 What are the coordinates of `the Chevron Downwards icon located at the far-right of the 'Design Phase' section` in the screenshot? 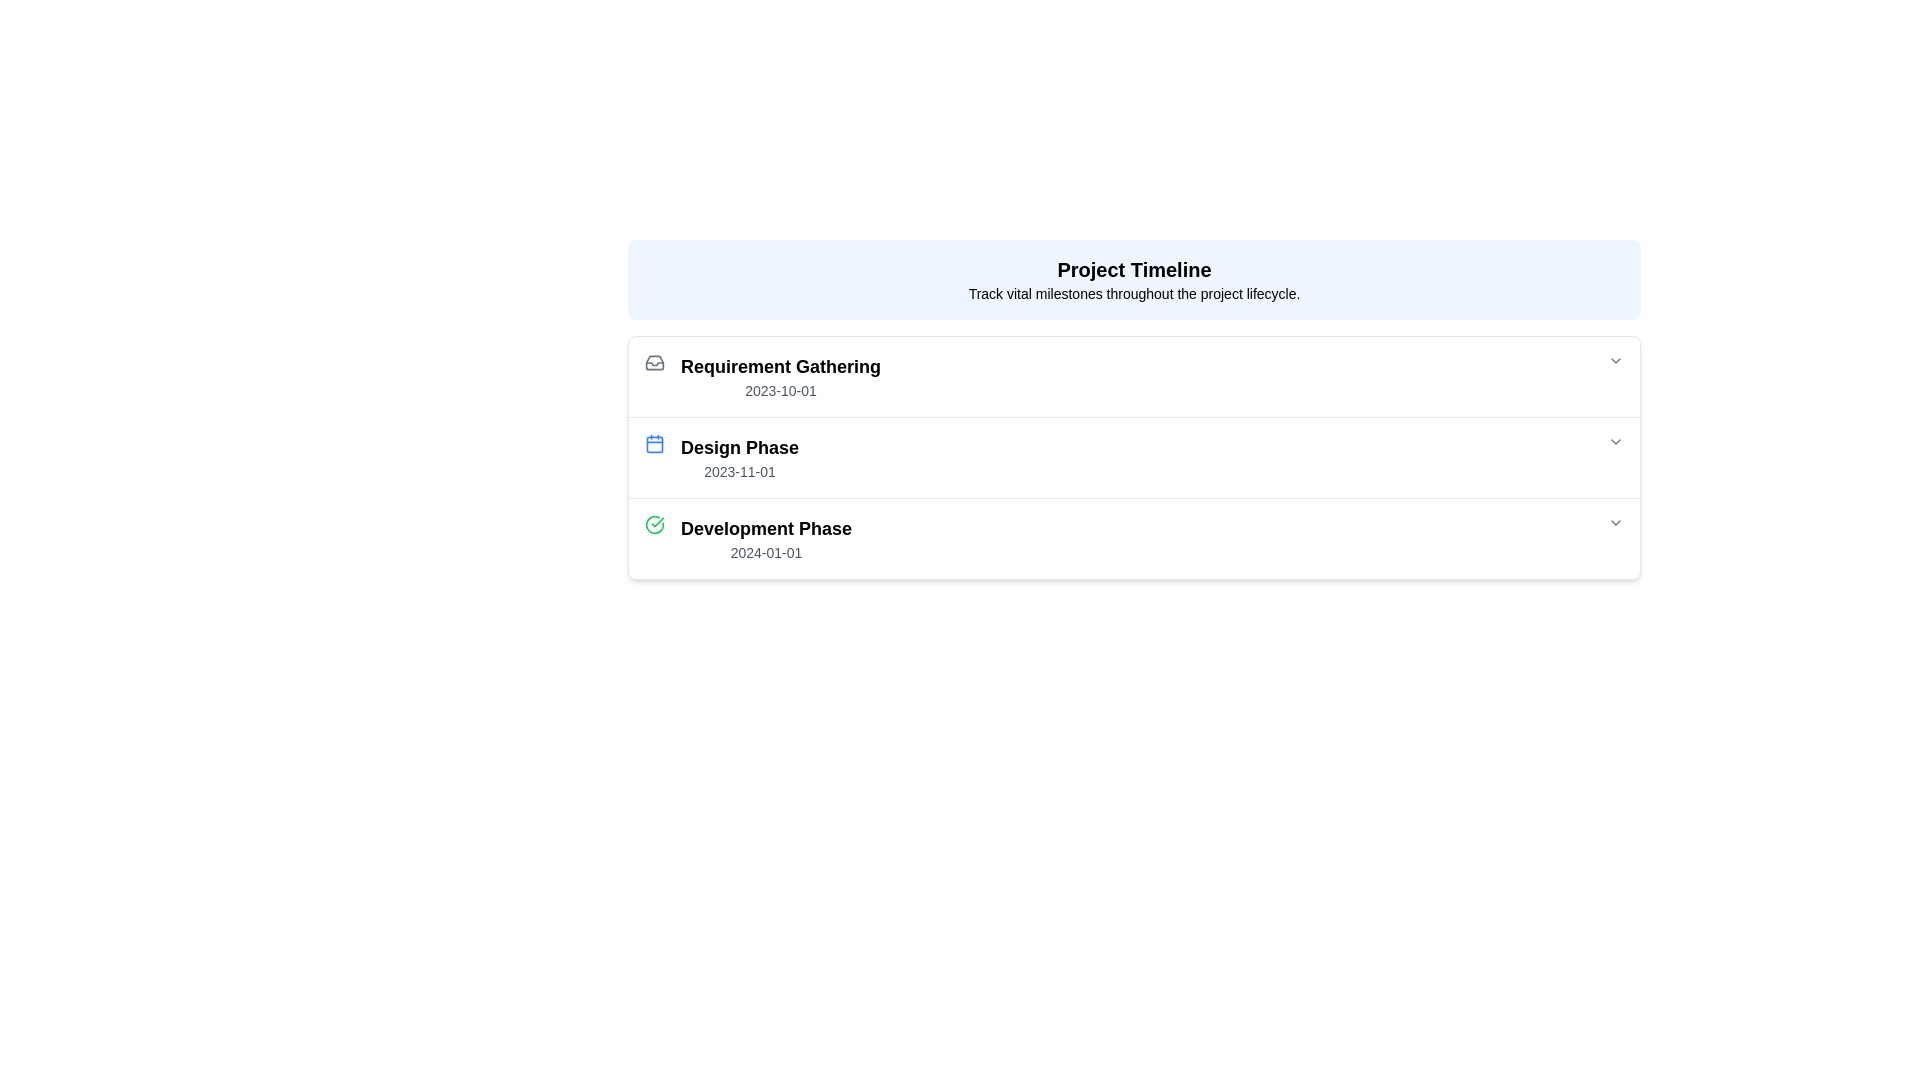 It's located at (1616, 441).